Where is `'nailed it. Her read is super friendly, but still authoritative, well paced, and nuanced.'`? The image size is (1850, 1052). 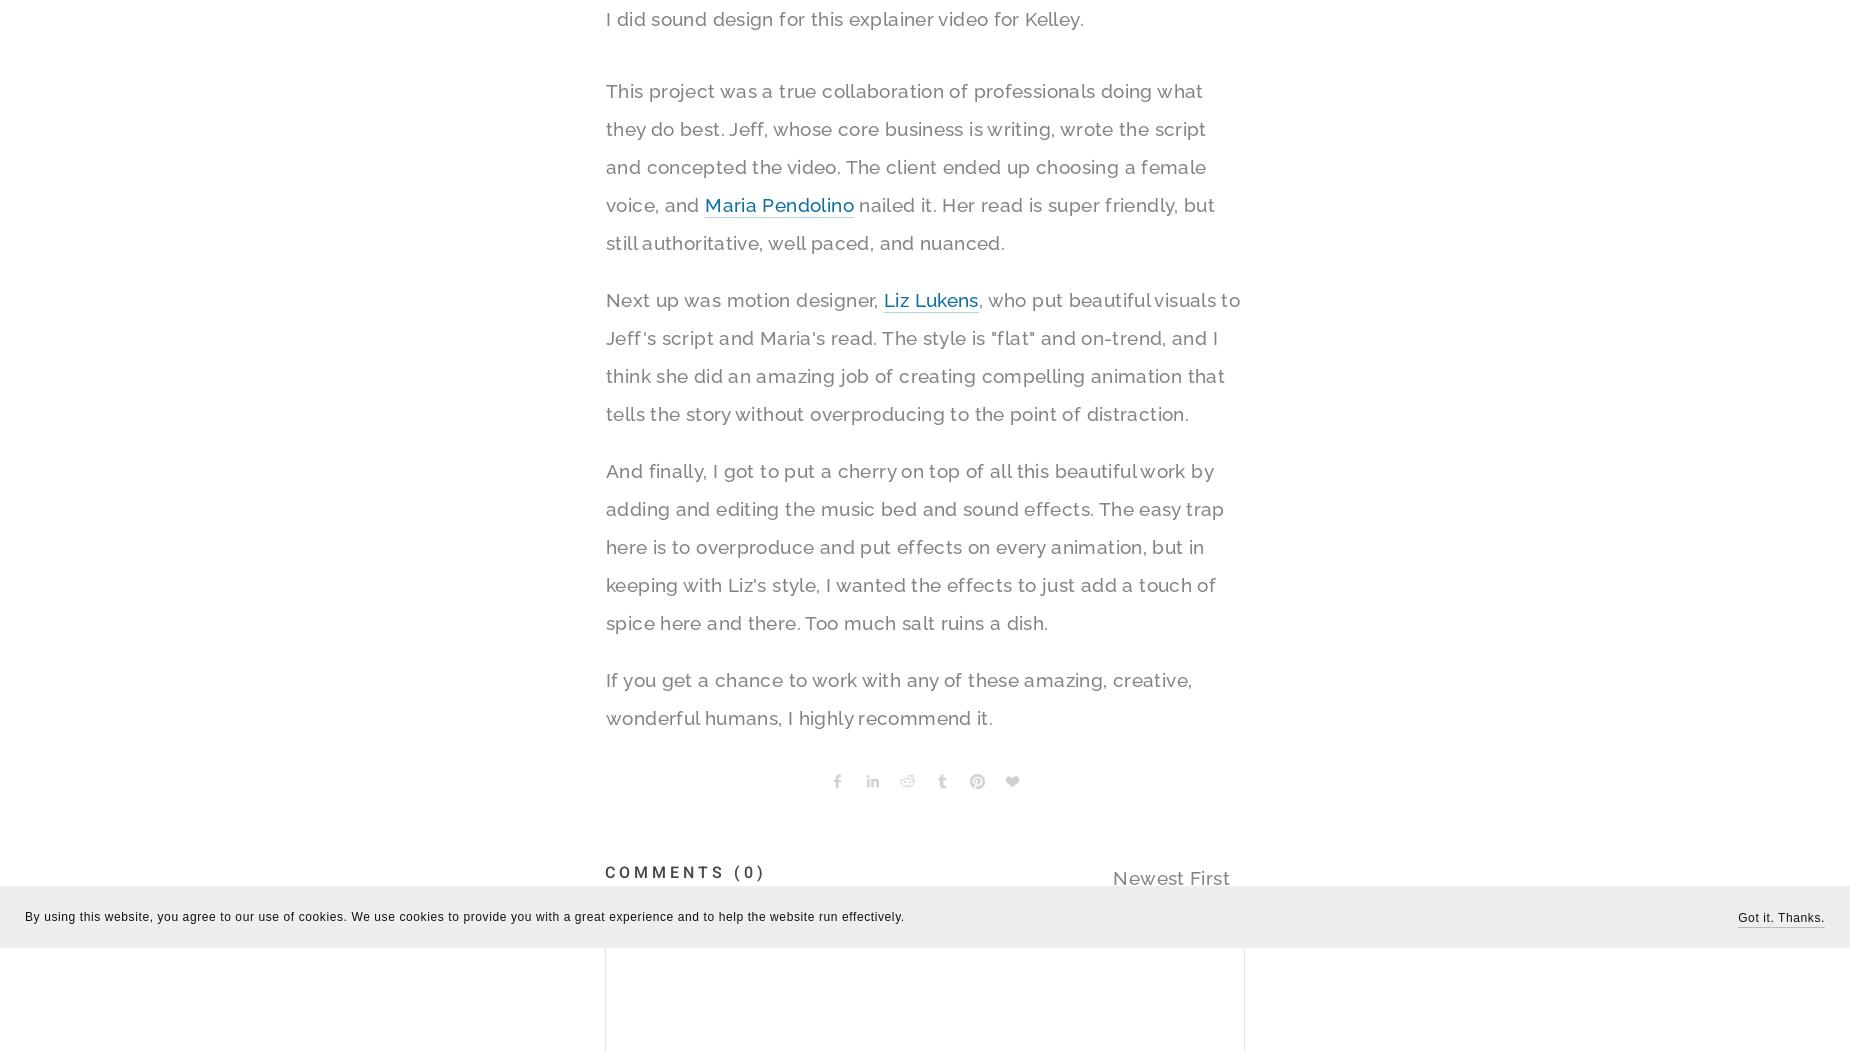 'nailed it. Her read is super friendly, but still authoritative, well paced, and nuanced.' is located at coordinates (910, 222).